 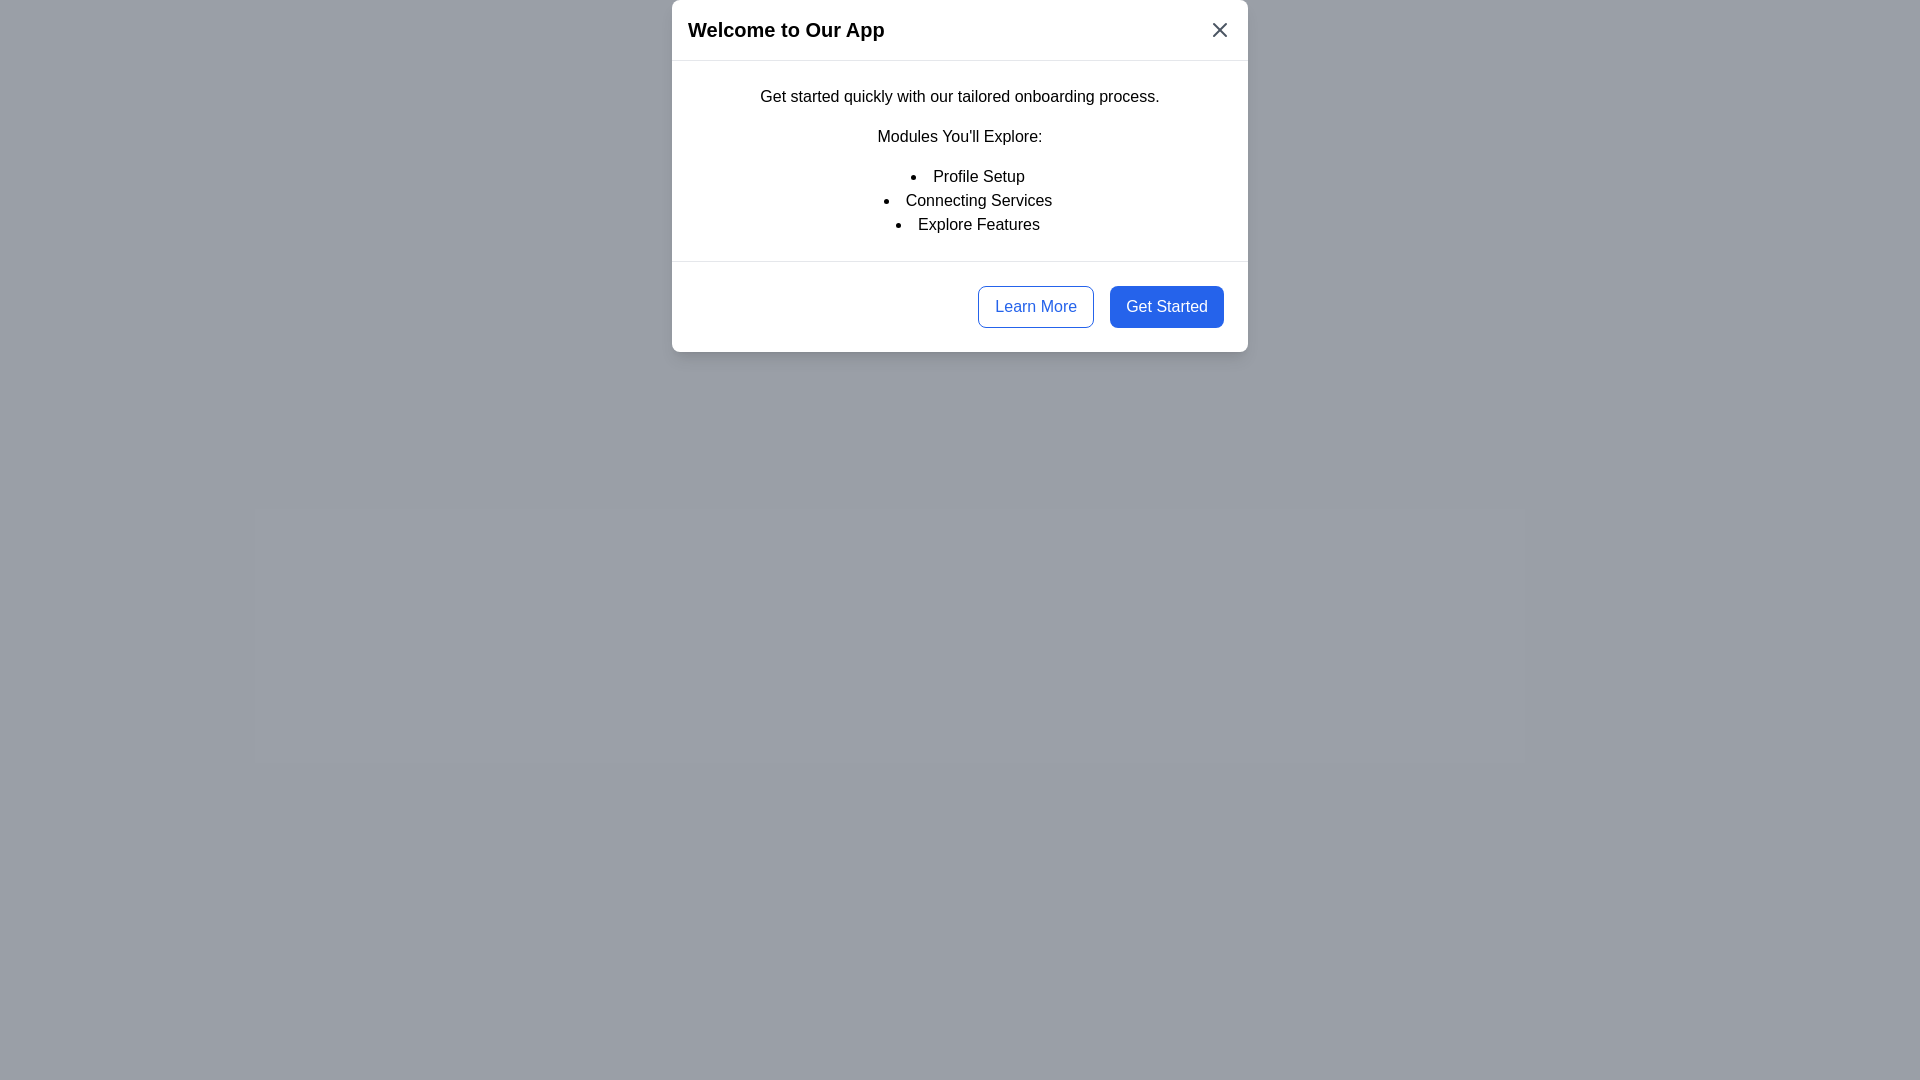 I want to click on the 'Get Started' button located in the bottom right corner of the dialog box, so click(x=1167, y=307).